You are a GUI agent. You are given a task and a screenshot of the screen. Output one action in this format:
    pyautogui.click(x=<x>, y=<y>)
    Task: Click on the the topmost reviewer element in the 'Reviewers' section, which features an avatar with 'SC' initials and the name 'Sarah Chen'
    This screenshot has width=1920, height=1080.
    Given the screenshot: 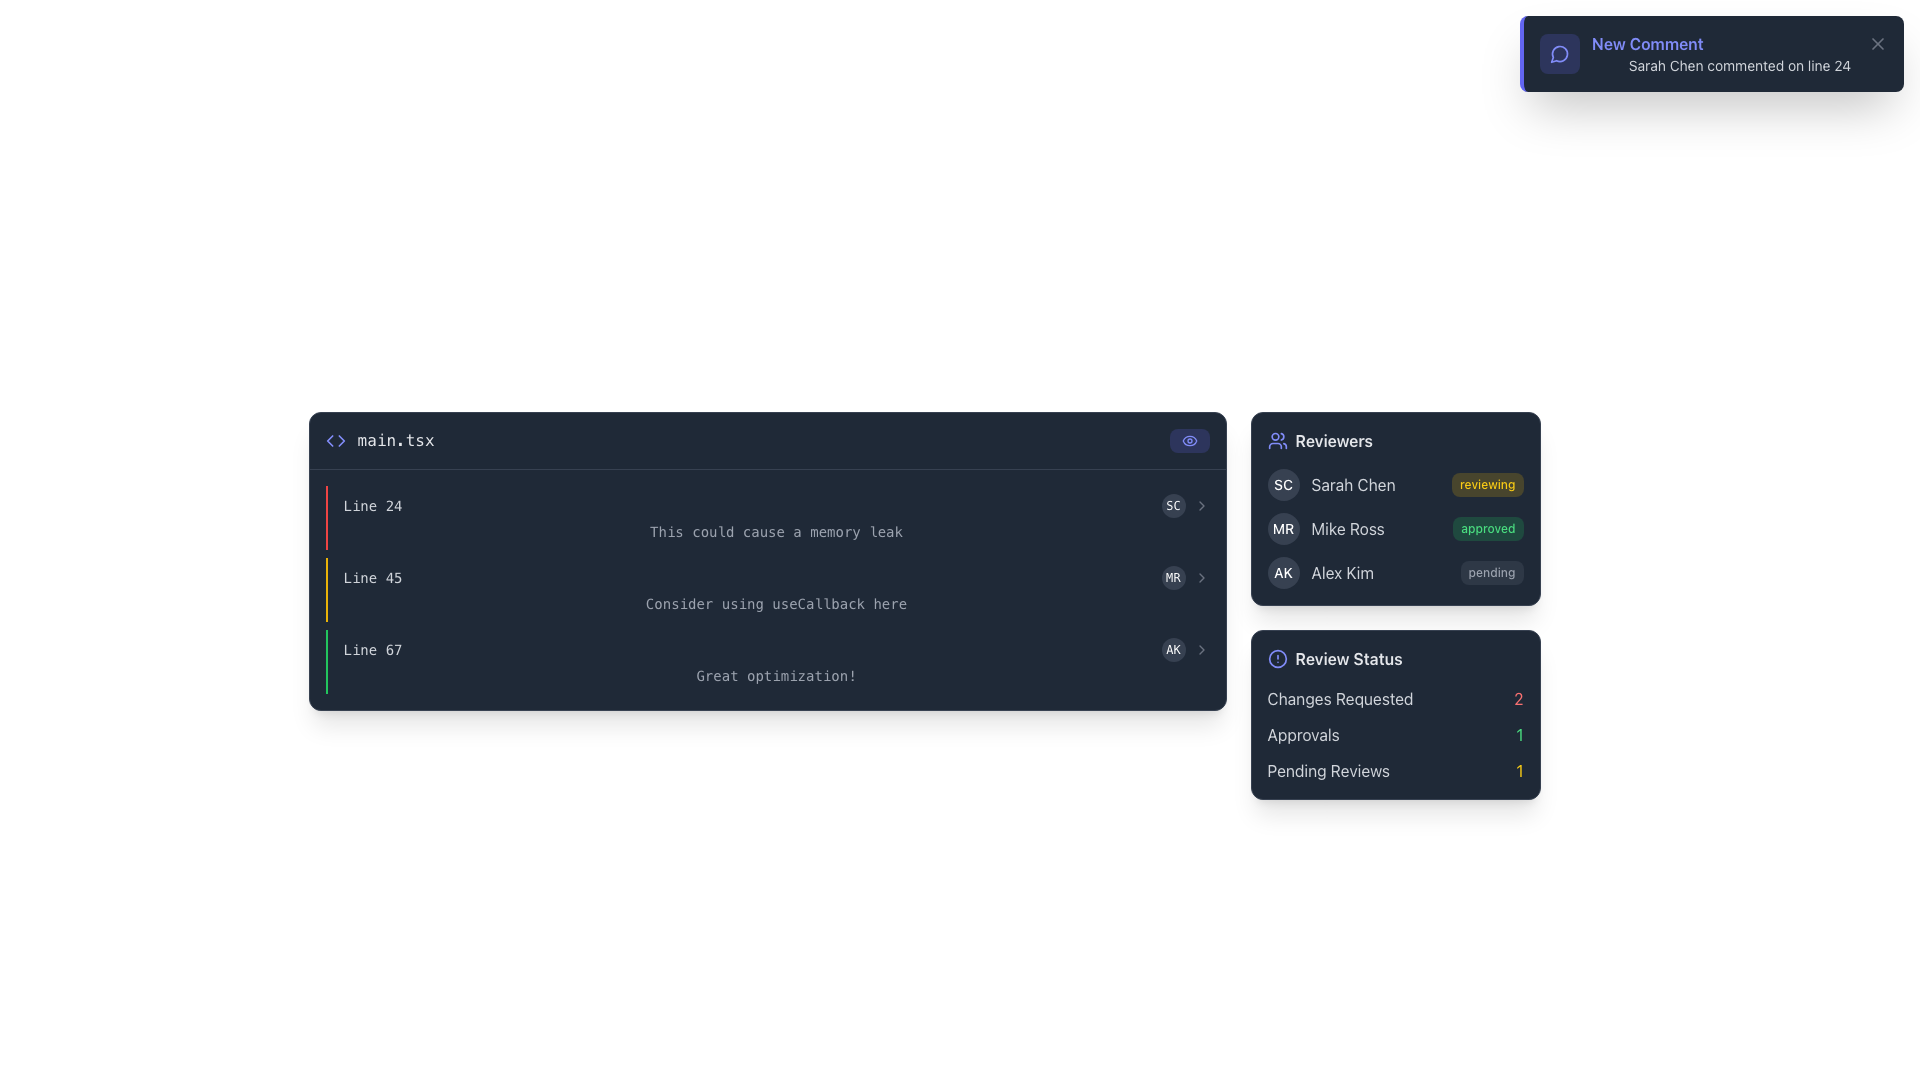 What is the action you would take?
    pyautogui.click(x=1331, y=485)
    